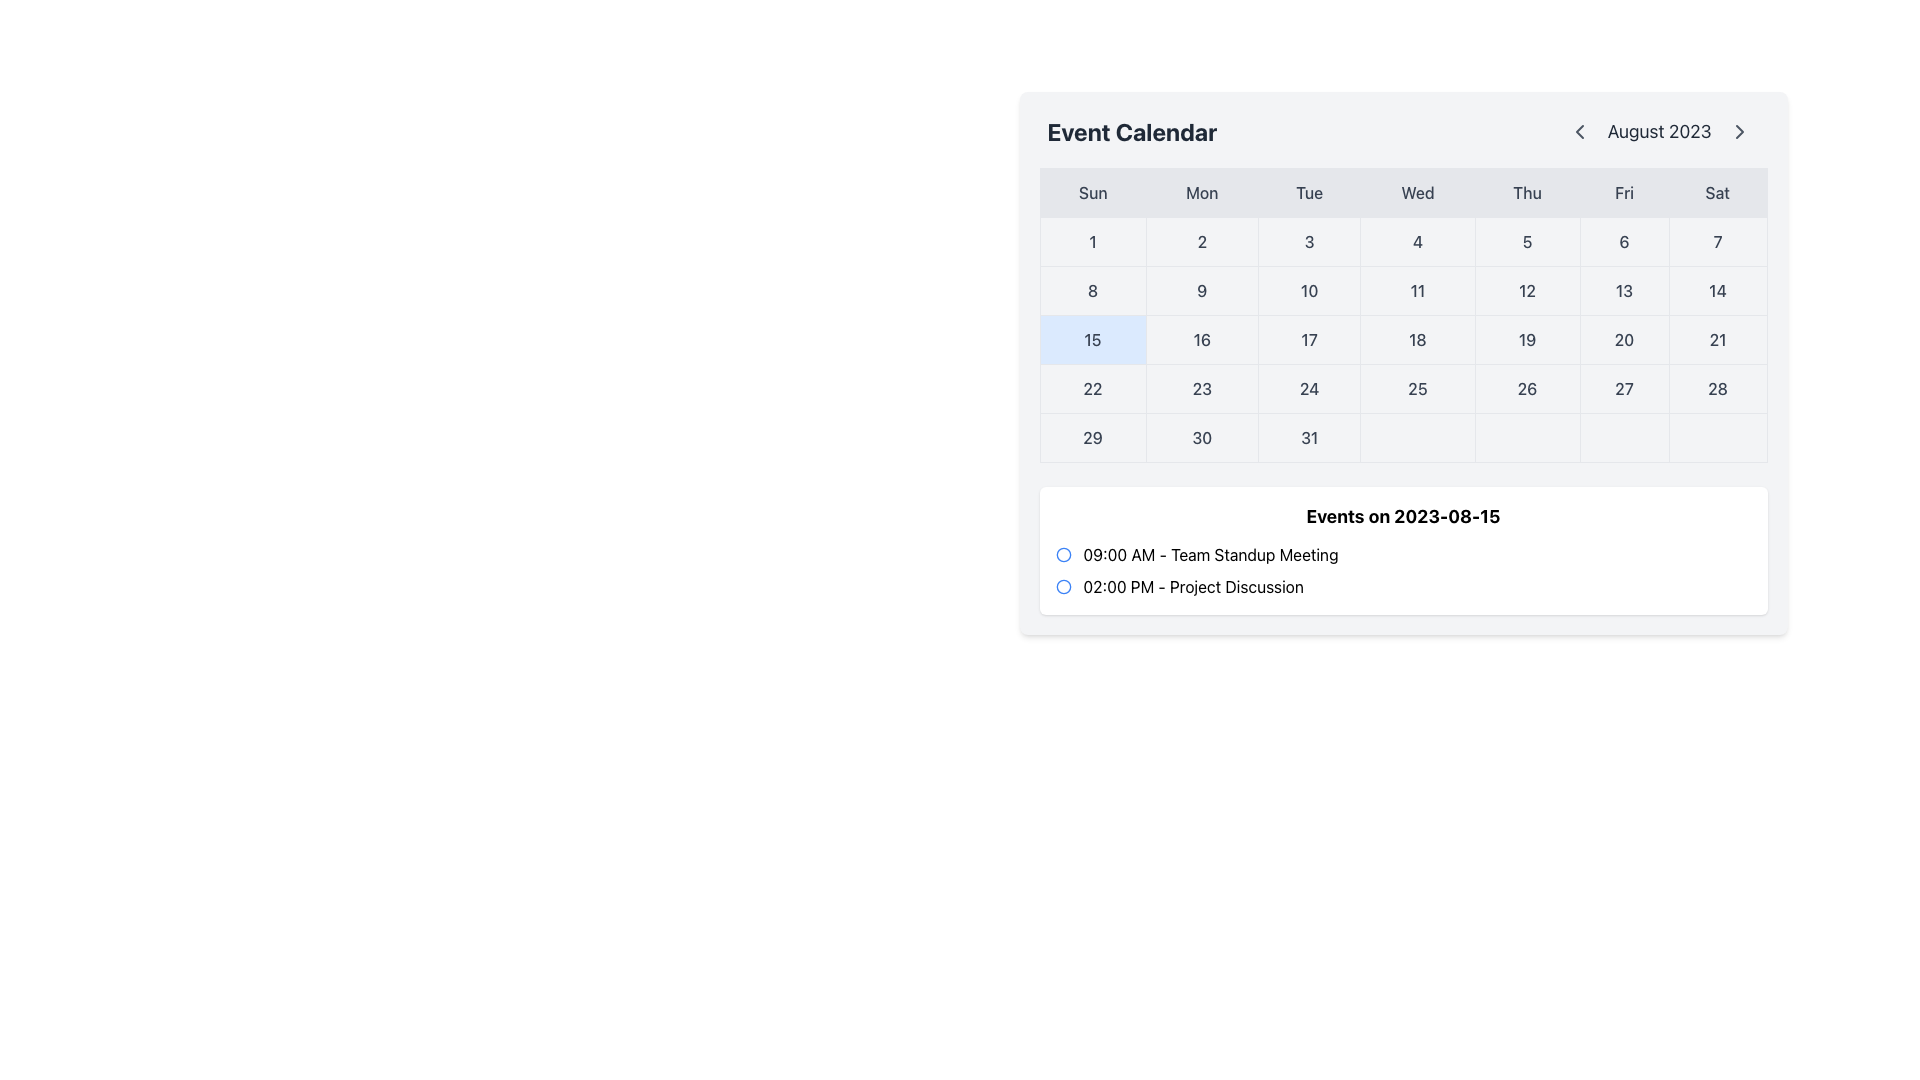  What do you see at coordinates (1309, 241) in the screenshot?
I see `the calendar cell representing the 3rd of the current month, located under the 'Tue' column in the calendar grid` at bounding box center [1309, 241].